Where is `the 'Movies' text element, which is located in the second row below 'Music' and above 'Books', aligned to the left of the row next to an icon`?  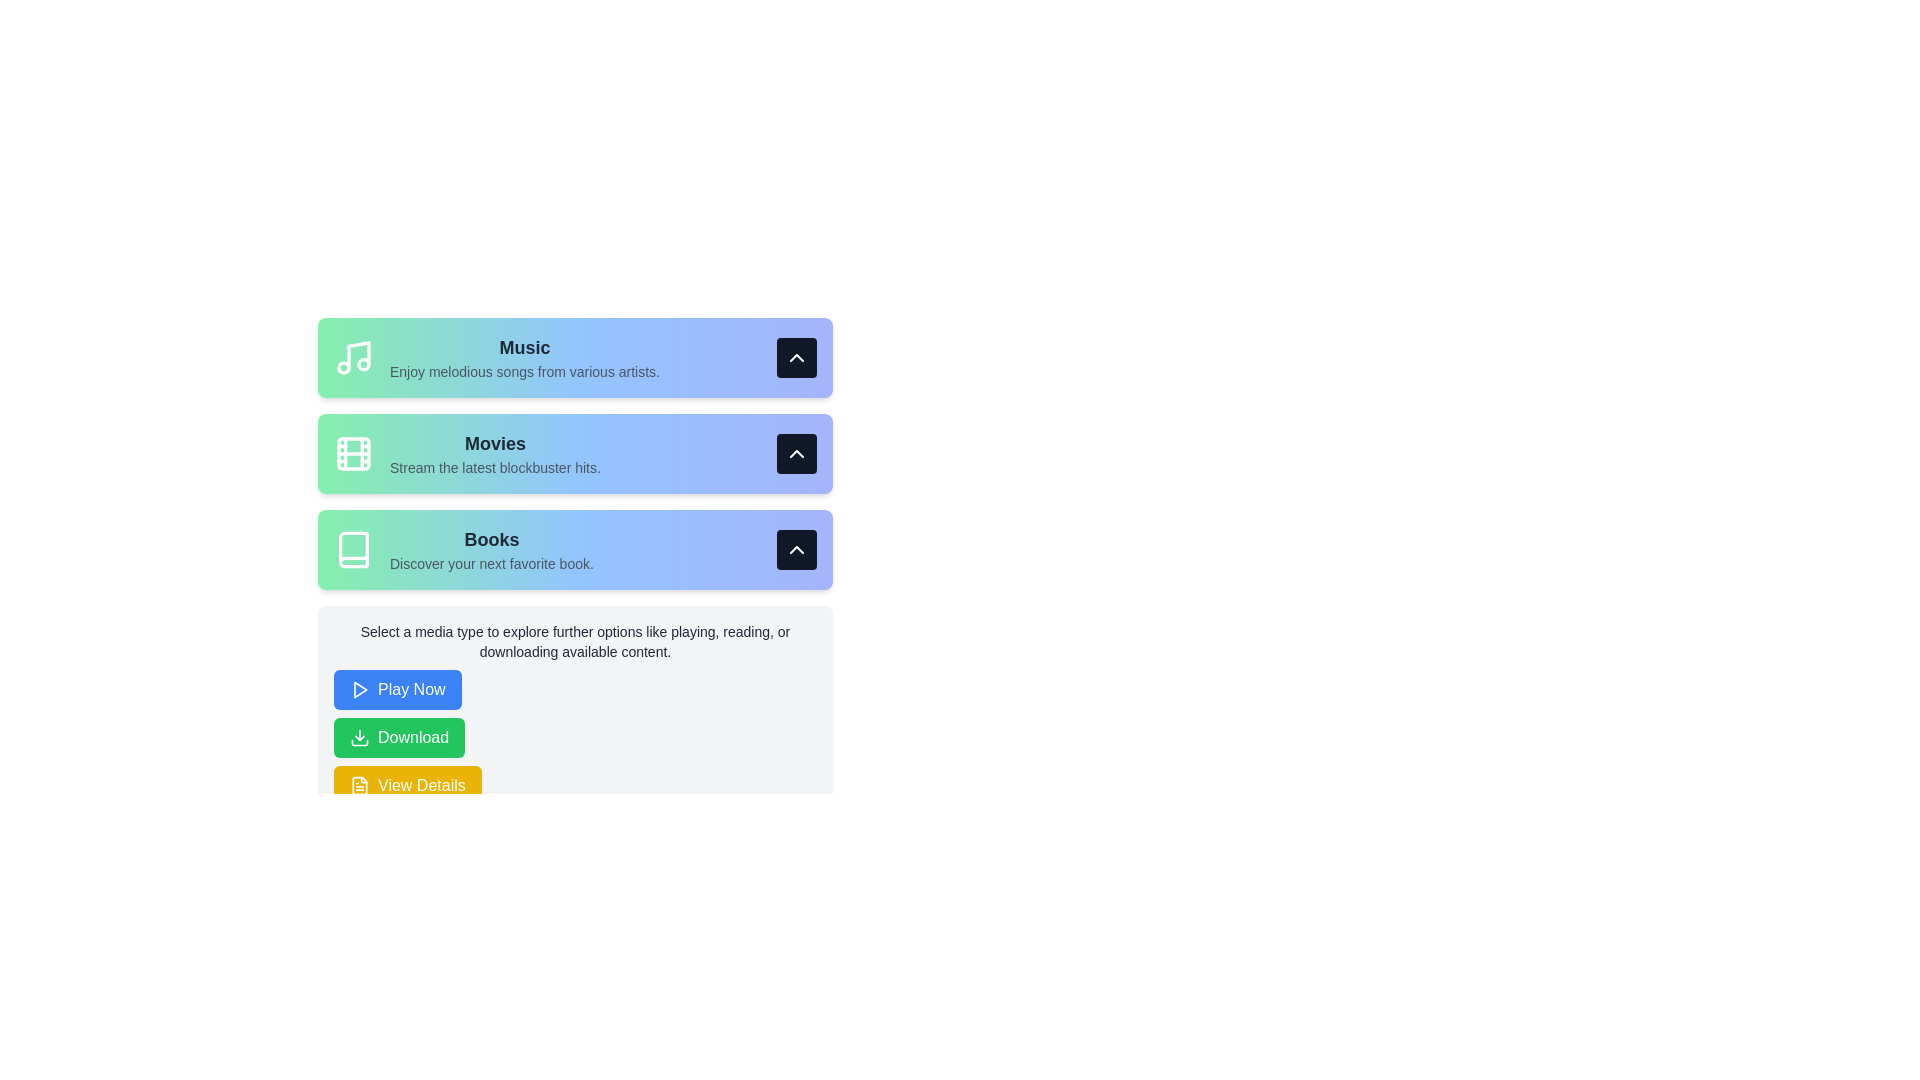
the 'Movies' text element, which is located in the second row below 'Music' and above 'Books', aligned to the left of the row next to an icon is located at coordinates (495, 454).